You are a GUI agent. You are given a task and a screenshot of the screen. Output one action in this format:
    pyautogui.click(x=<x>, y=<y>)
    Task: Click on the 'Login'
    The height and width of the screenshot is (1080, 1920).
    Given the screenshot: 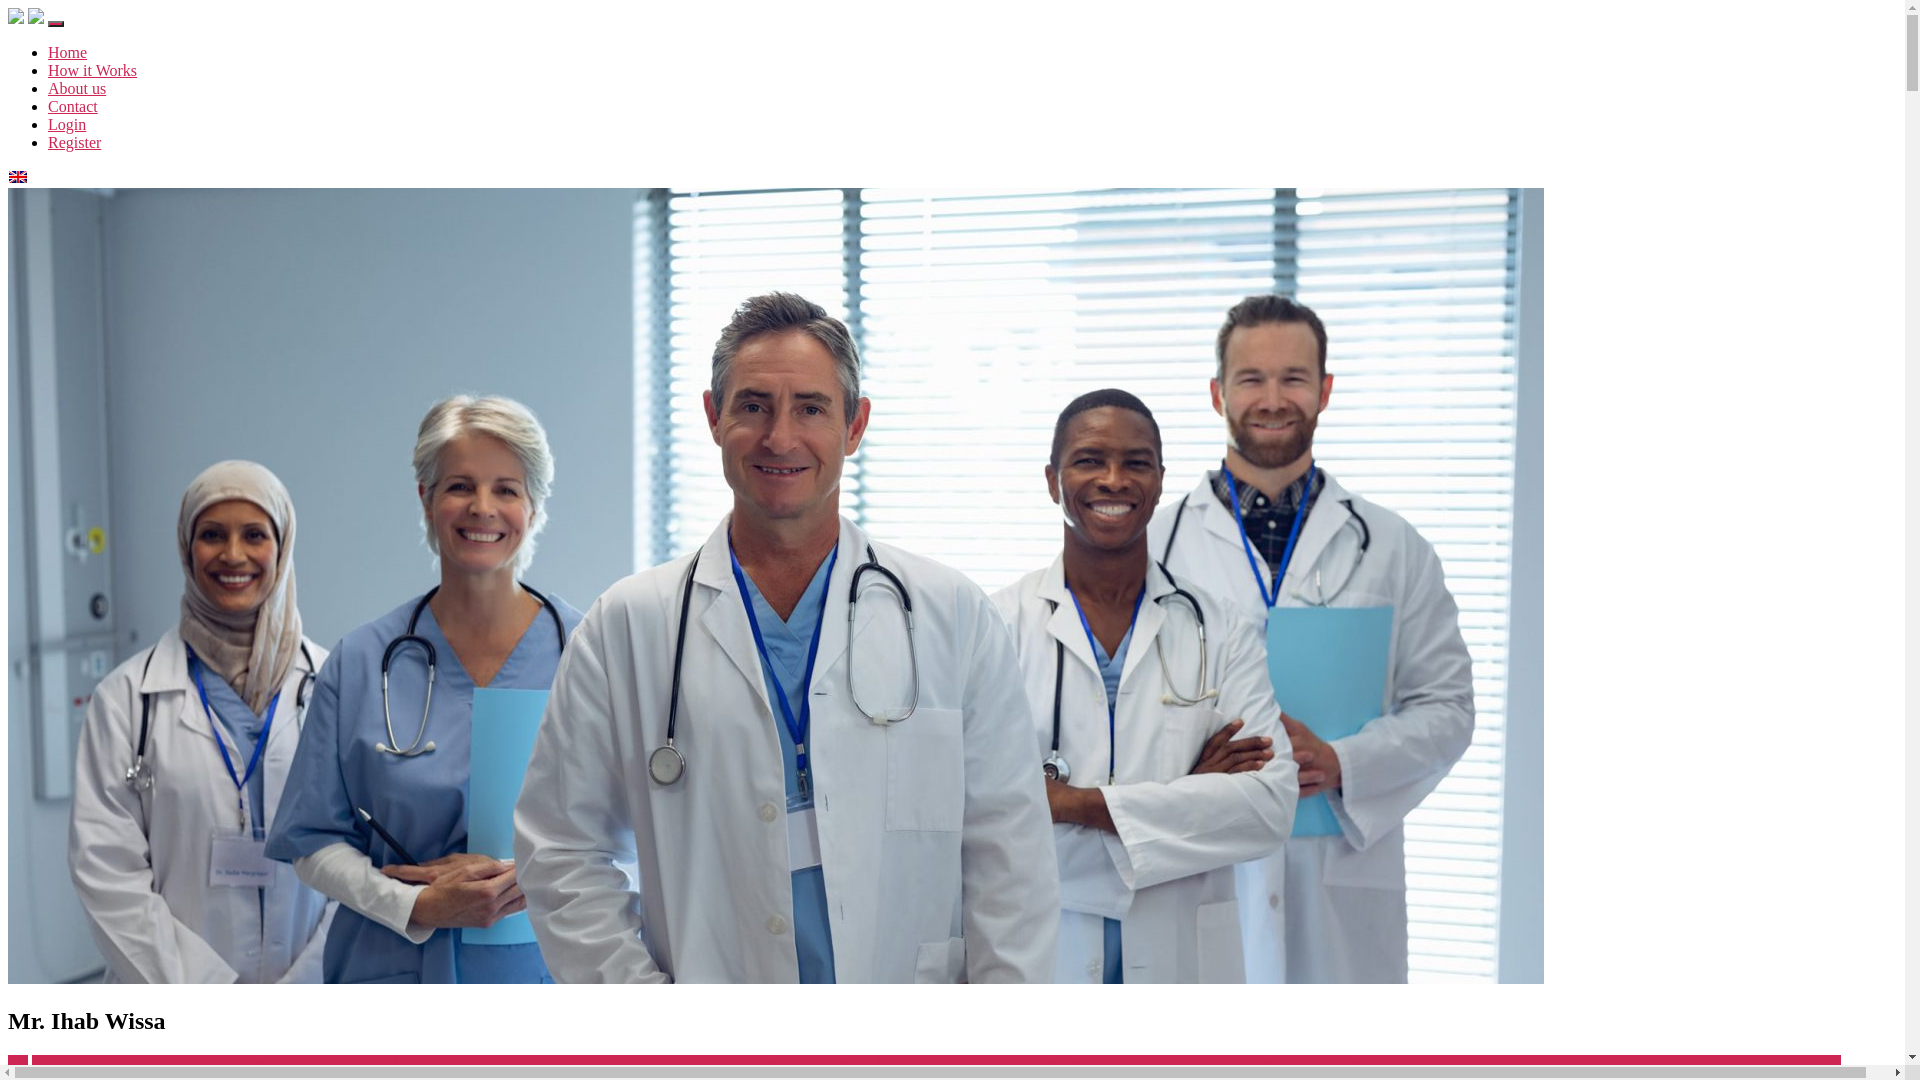 What is the action you would take?
    pyautogui.click(x=67, y=124)
    